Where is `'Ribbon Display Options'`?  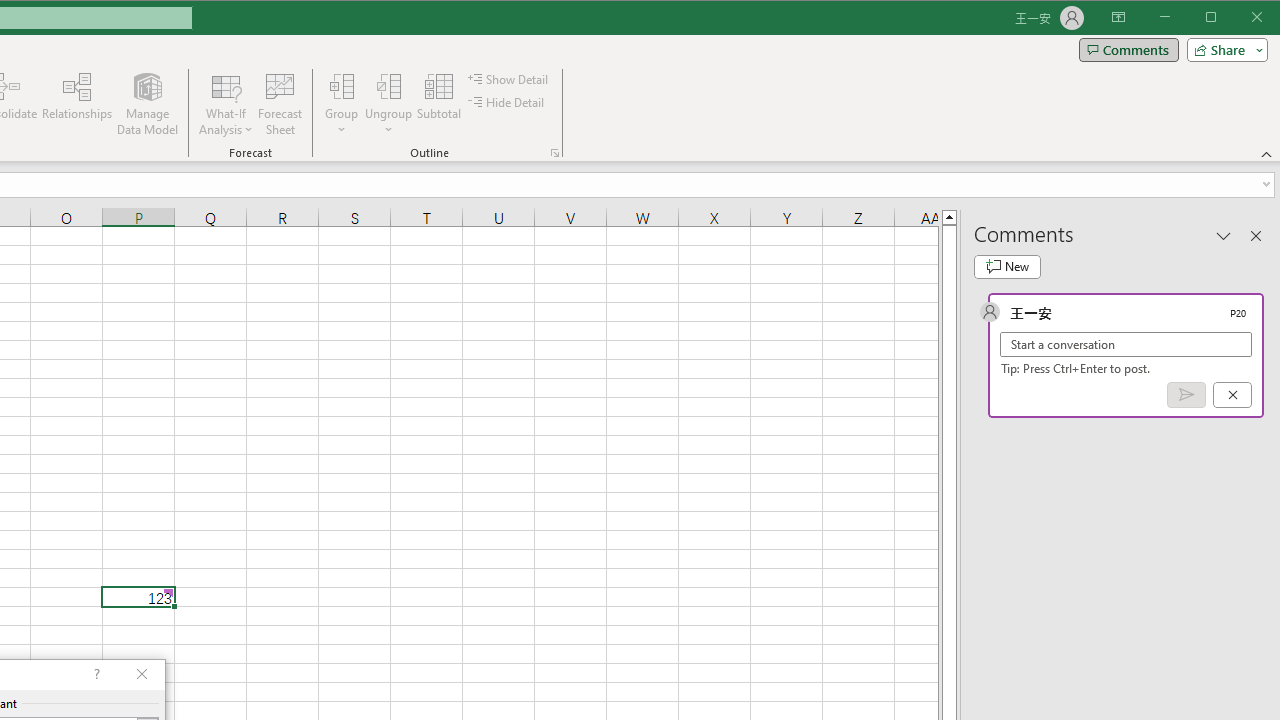 'Ribbon Display Options' is located at coordinates (1117, 18).